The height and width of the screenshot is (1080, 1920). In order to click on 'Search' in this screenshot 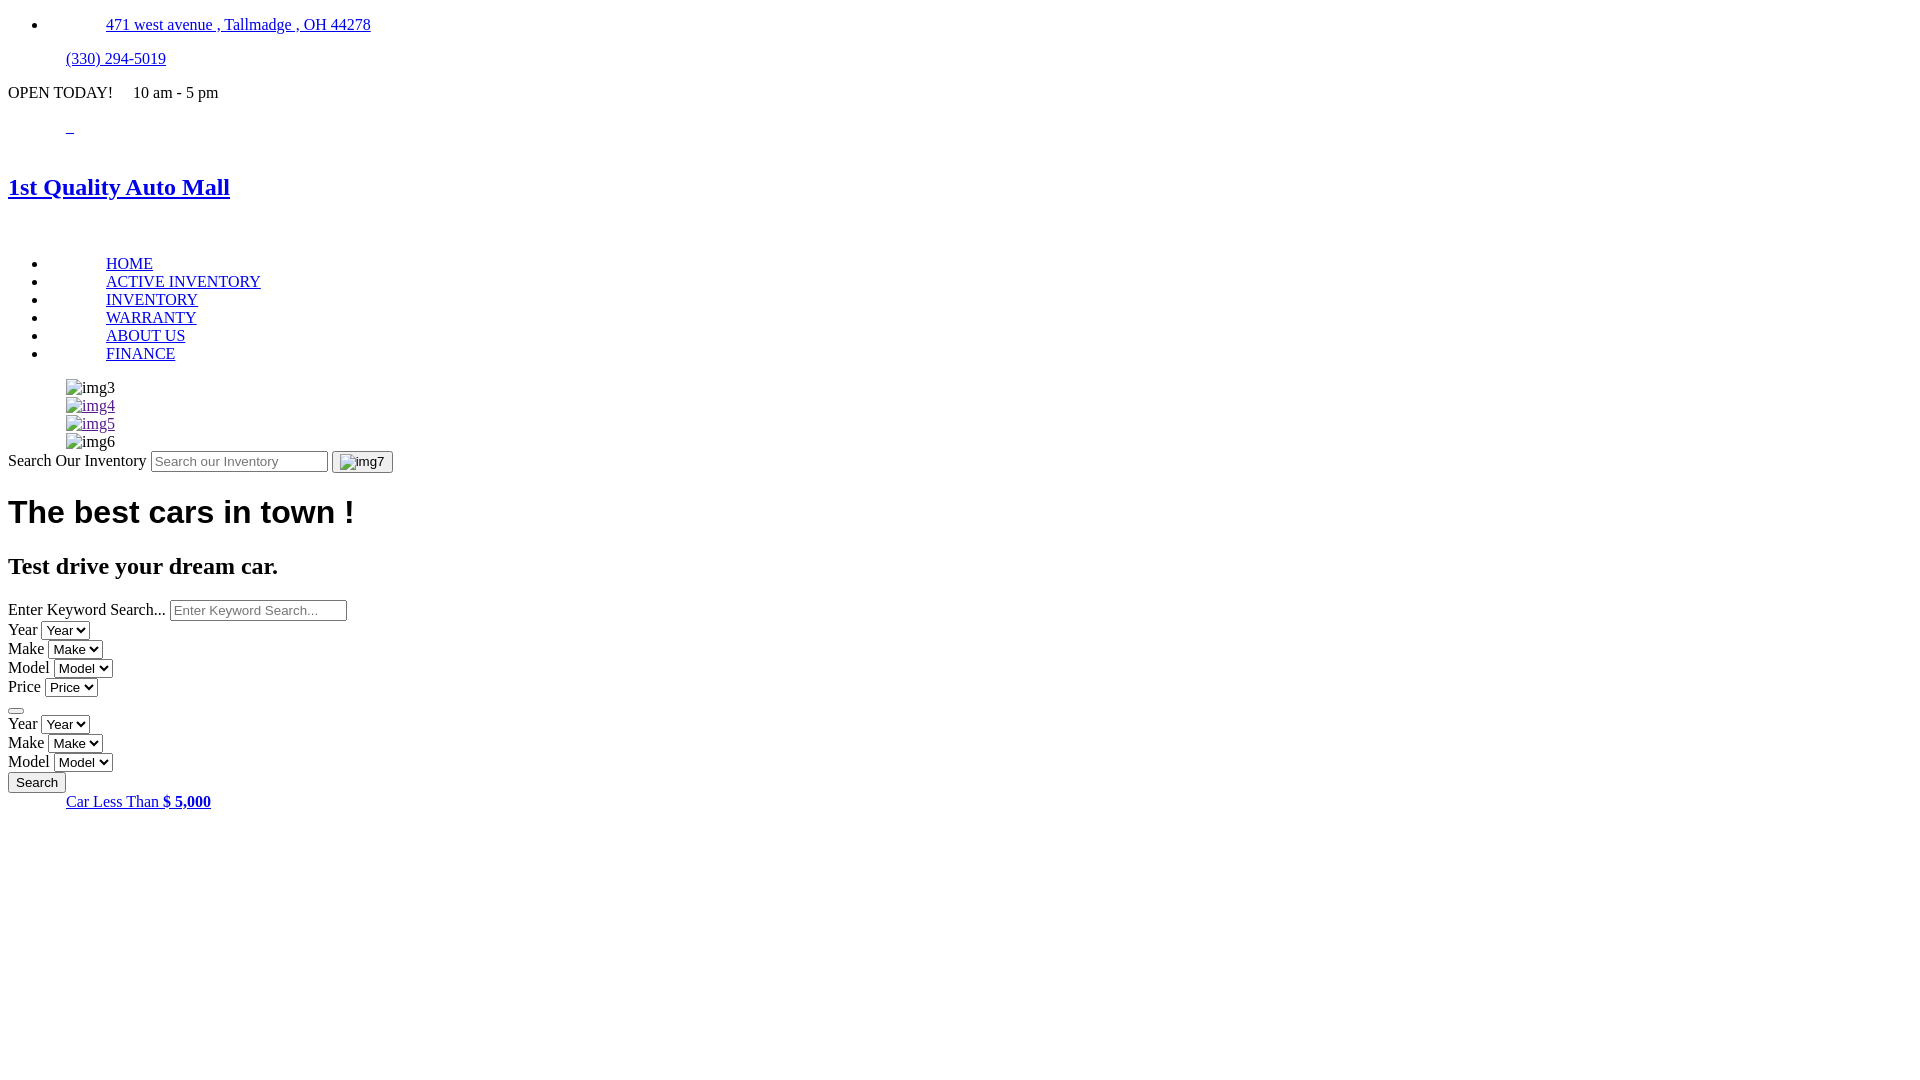, I will do `click(37, 781)`.